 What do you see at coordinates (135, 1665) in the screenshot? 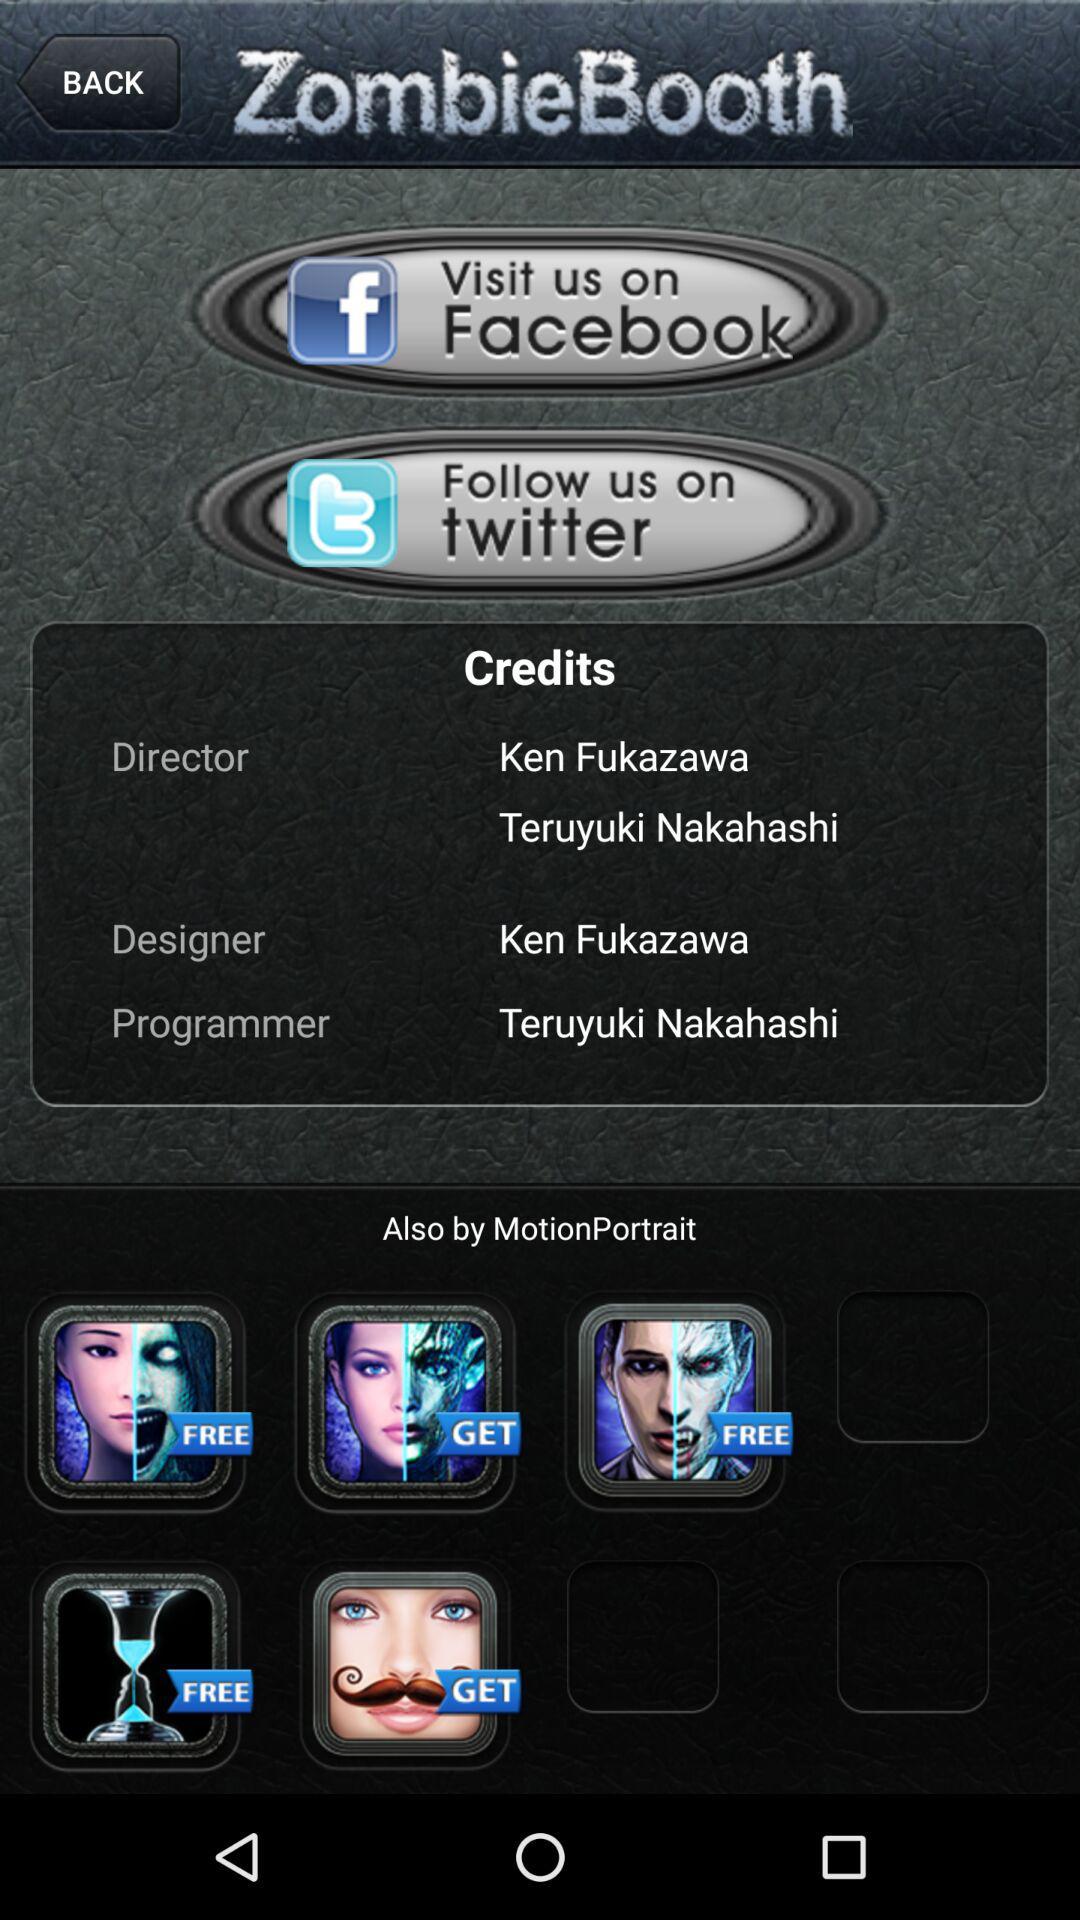
I see `open app details` at bounding box center [135, 1665].